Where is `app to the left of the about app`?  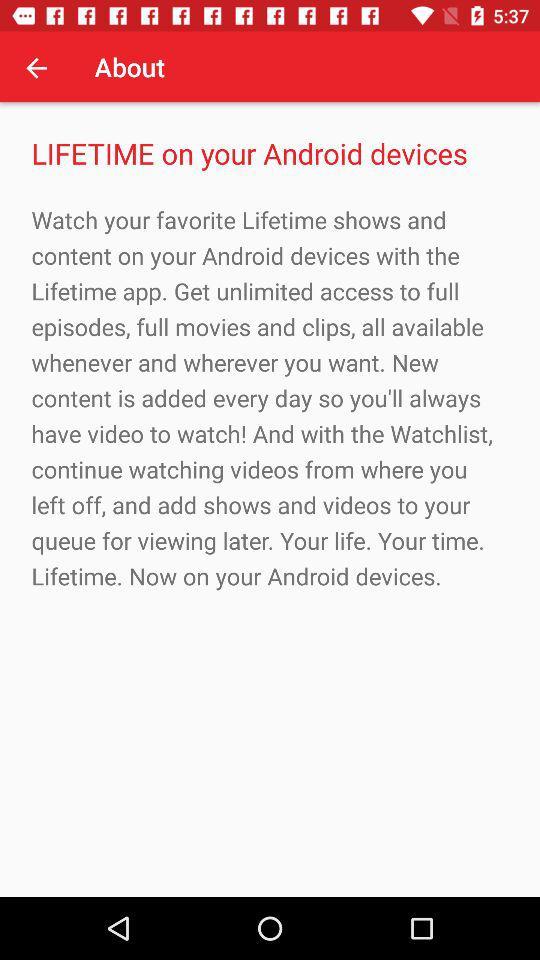
app to the left of the about app is located at coordinates (36, 67).